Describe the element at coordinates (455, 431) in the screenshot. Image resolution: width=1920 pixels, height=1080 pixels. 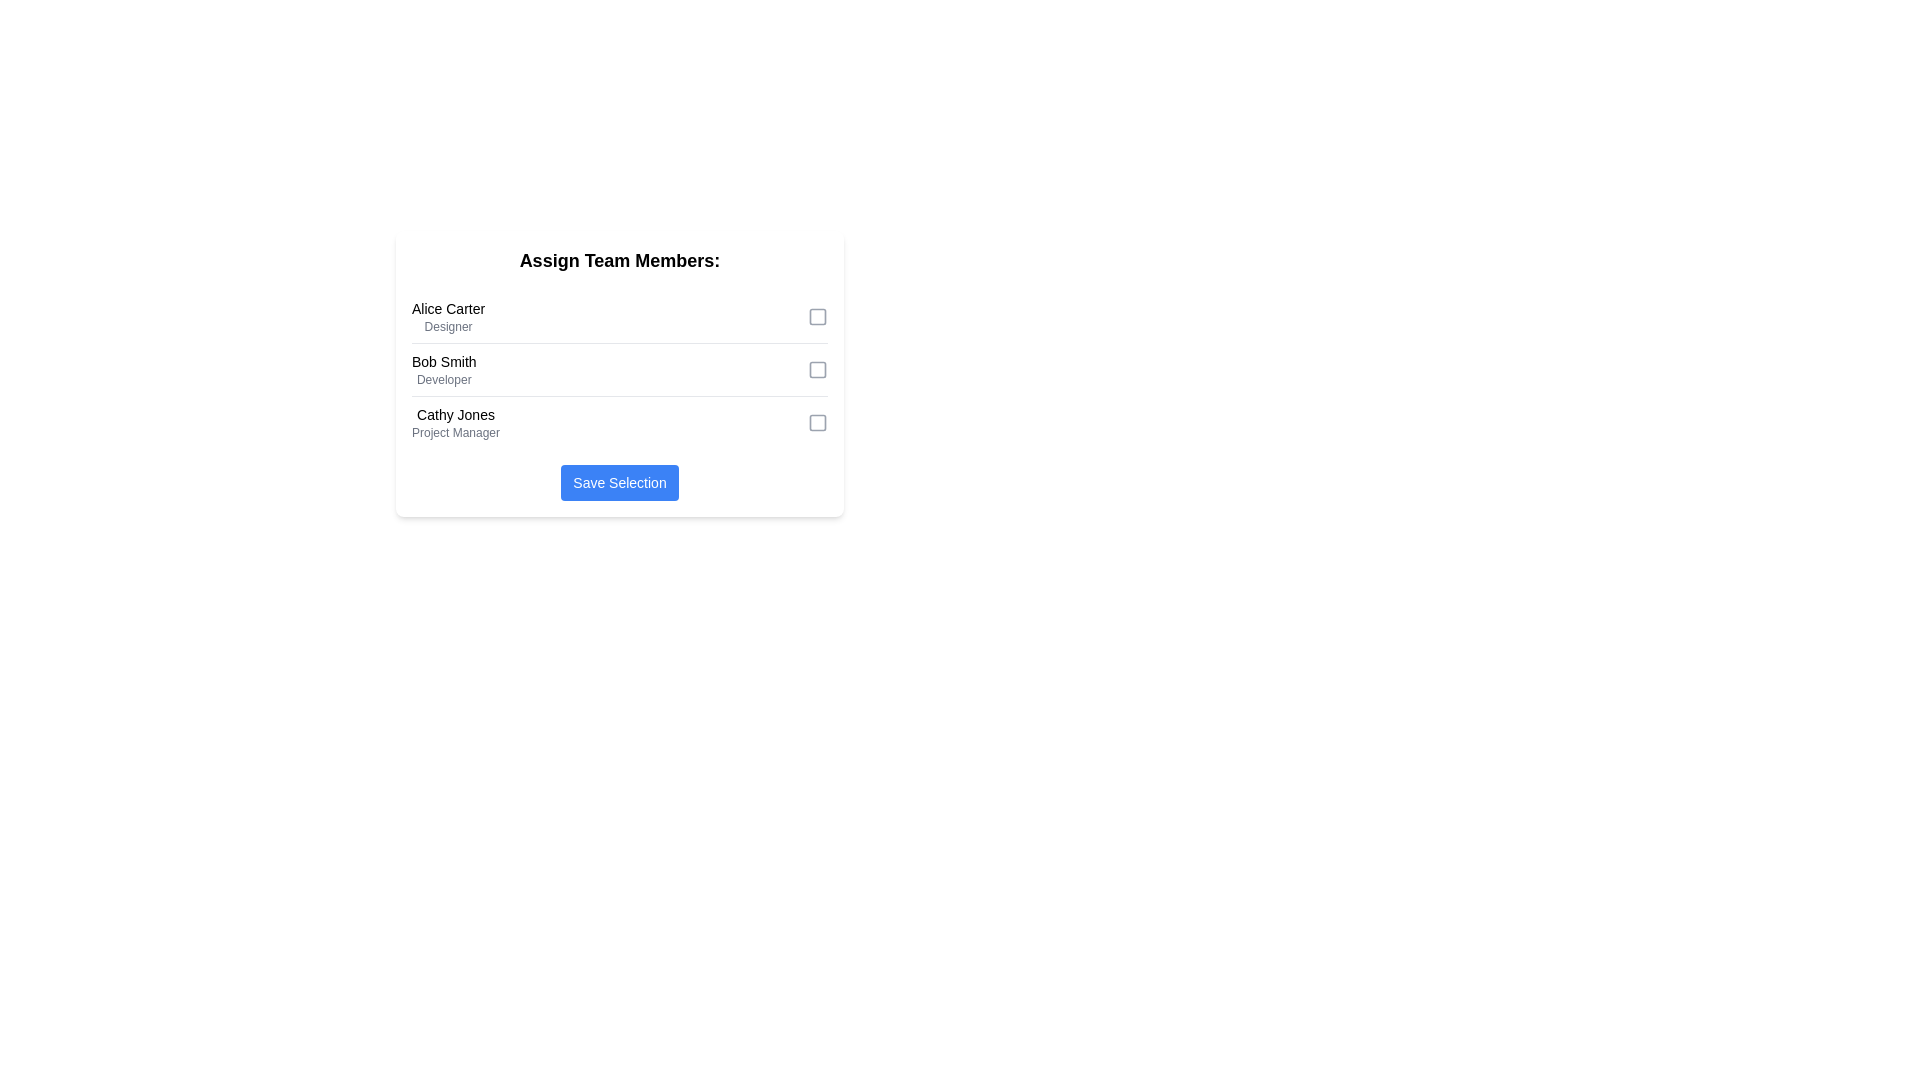
I see `the 'Project Manager' label, which is styled in a smaller font size and light gray color, located beneath 'Cathy Jones' in the dialog box` at that location.